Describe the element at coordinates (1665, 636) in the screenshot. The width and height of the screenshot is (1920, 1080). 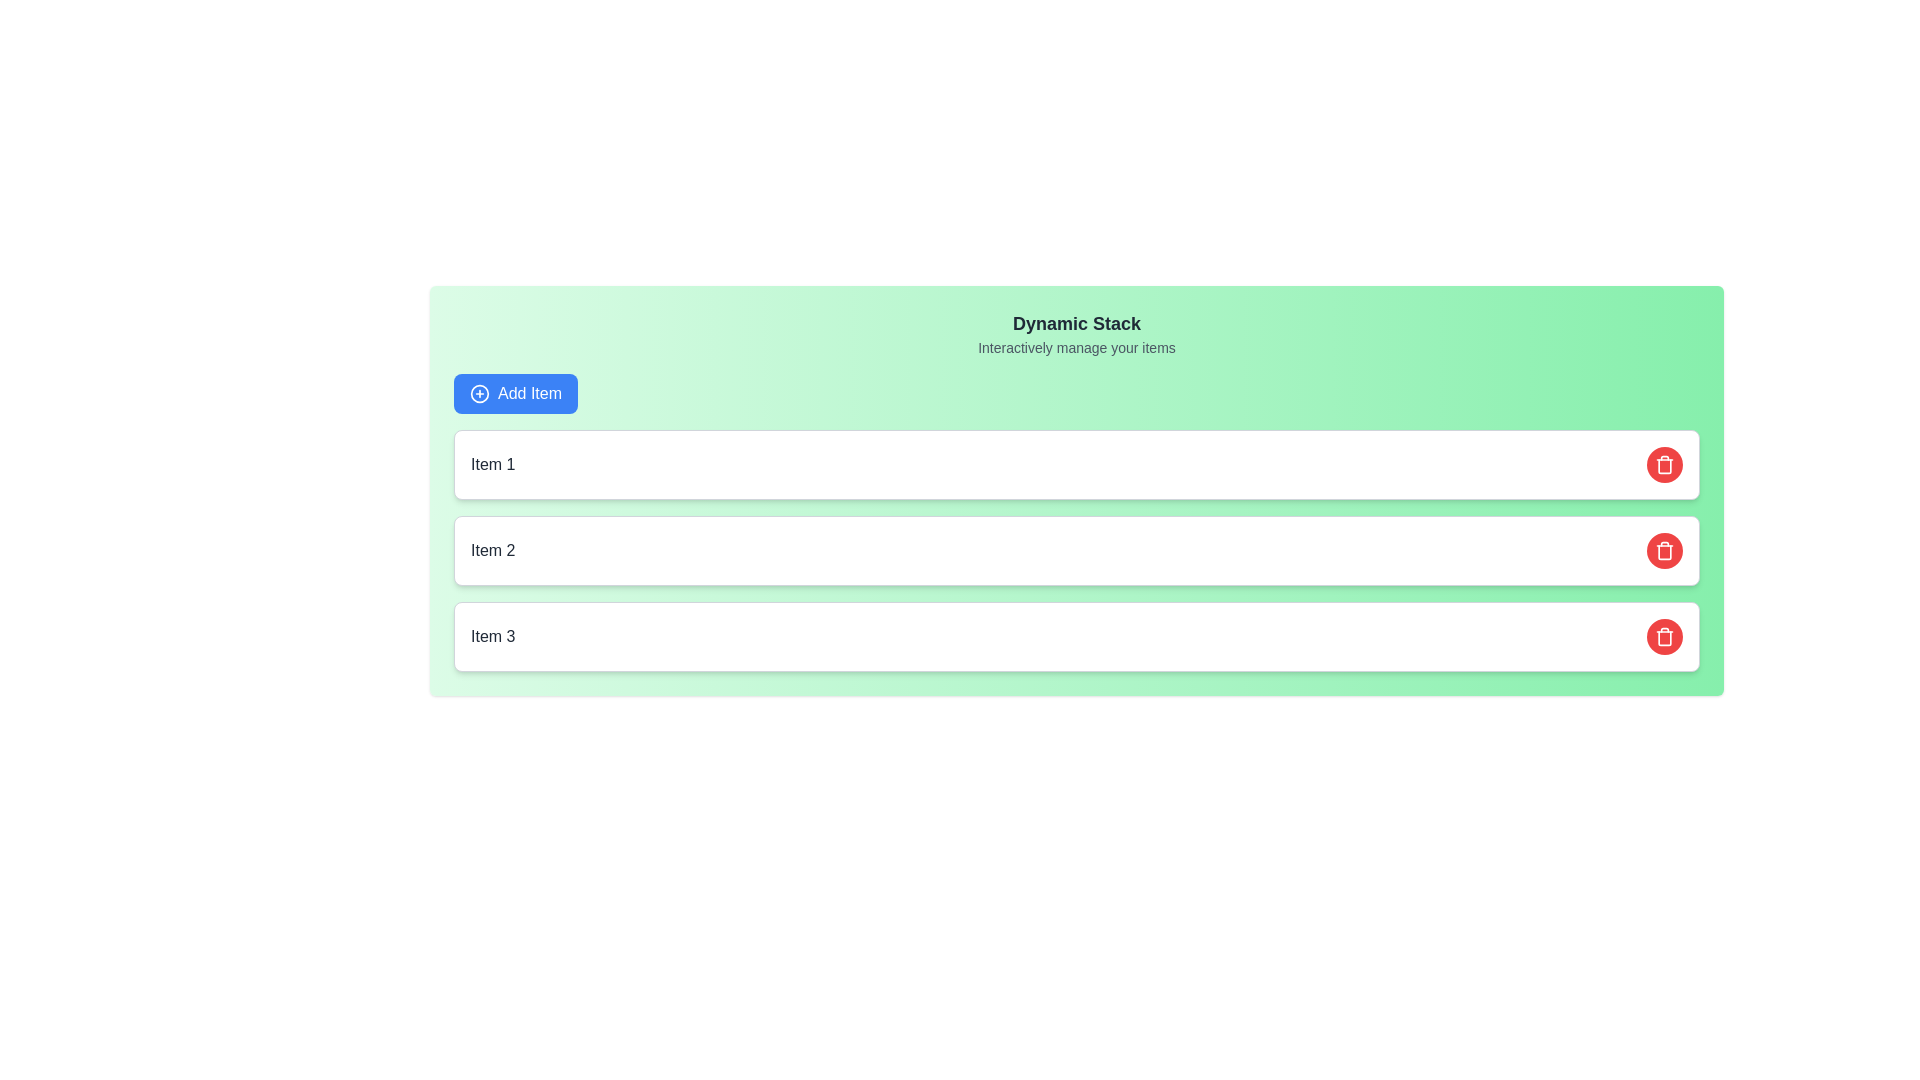
I see `the delete icon button located on the far-right side of the third row of items adjacent to the label 'Item 3'` at that location.